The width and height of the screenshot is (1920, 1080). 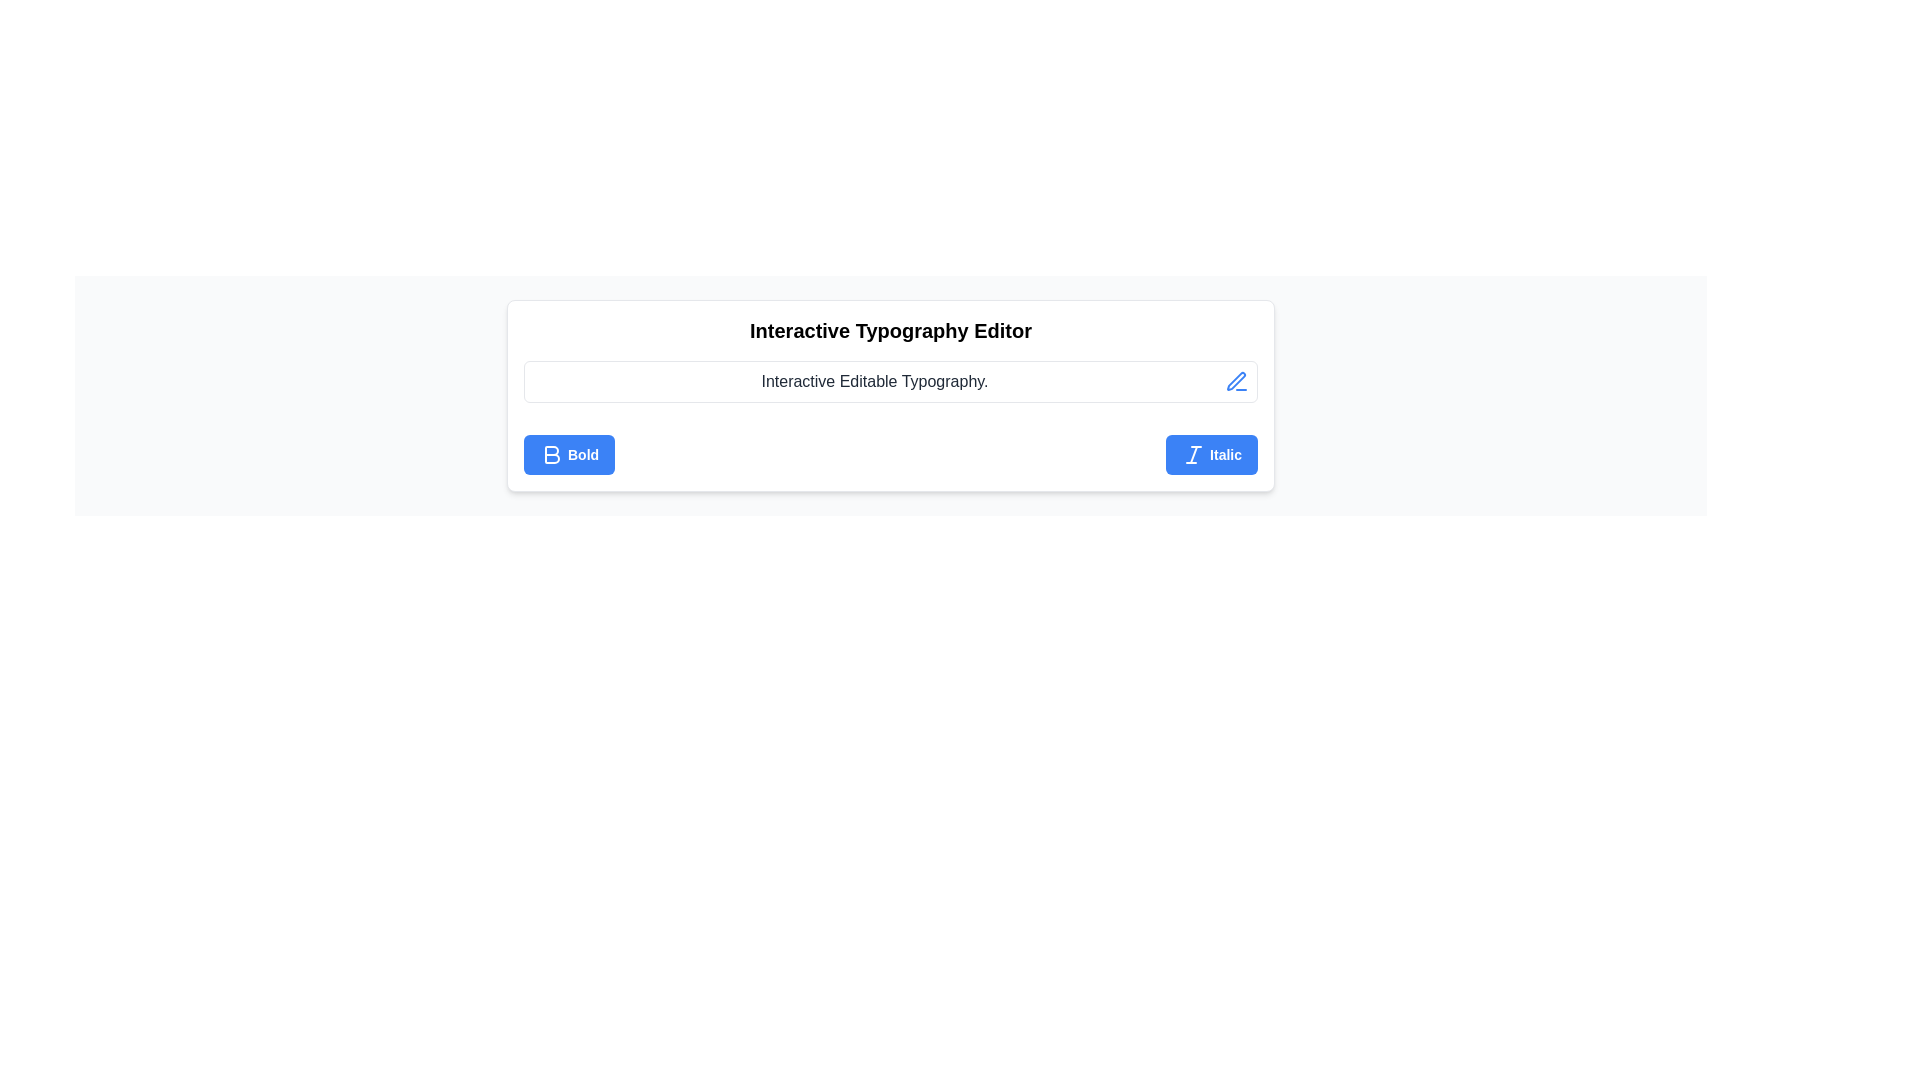 I want to click on the blue pen-like icon located to the right of the text input field to invoke the editing action, so click(x=1235, y=381).